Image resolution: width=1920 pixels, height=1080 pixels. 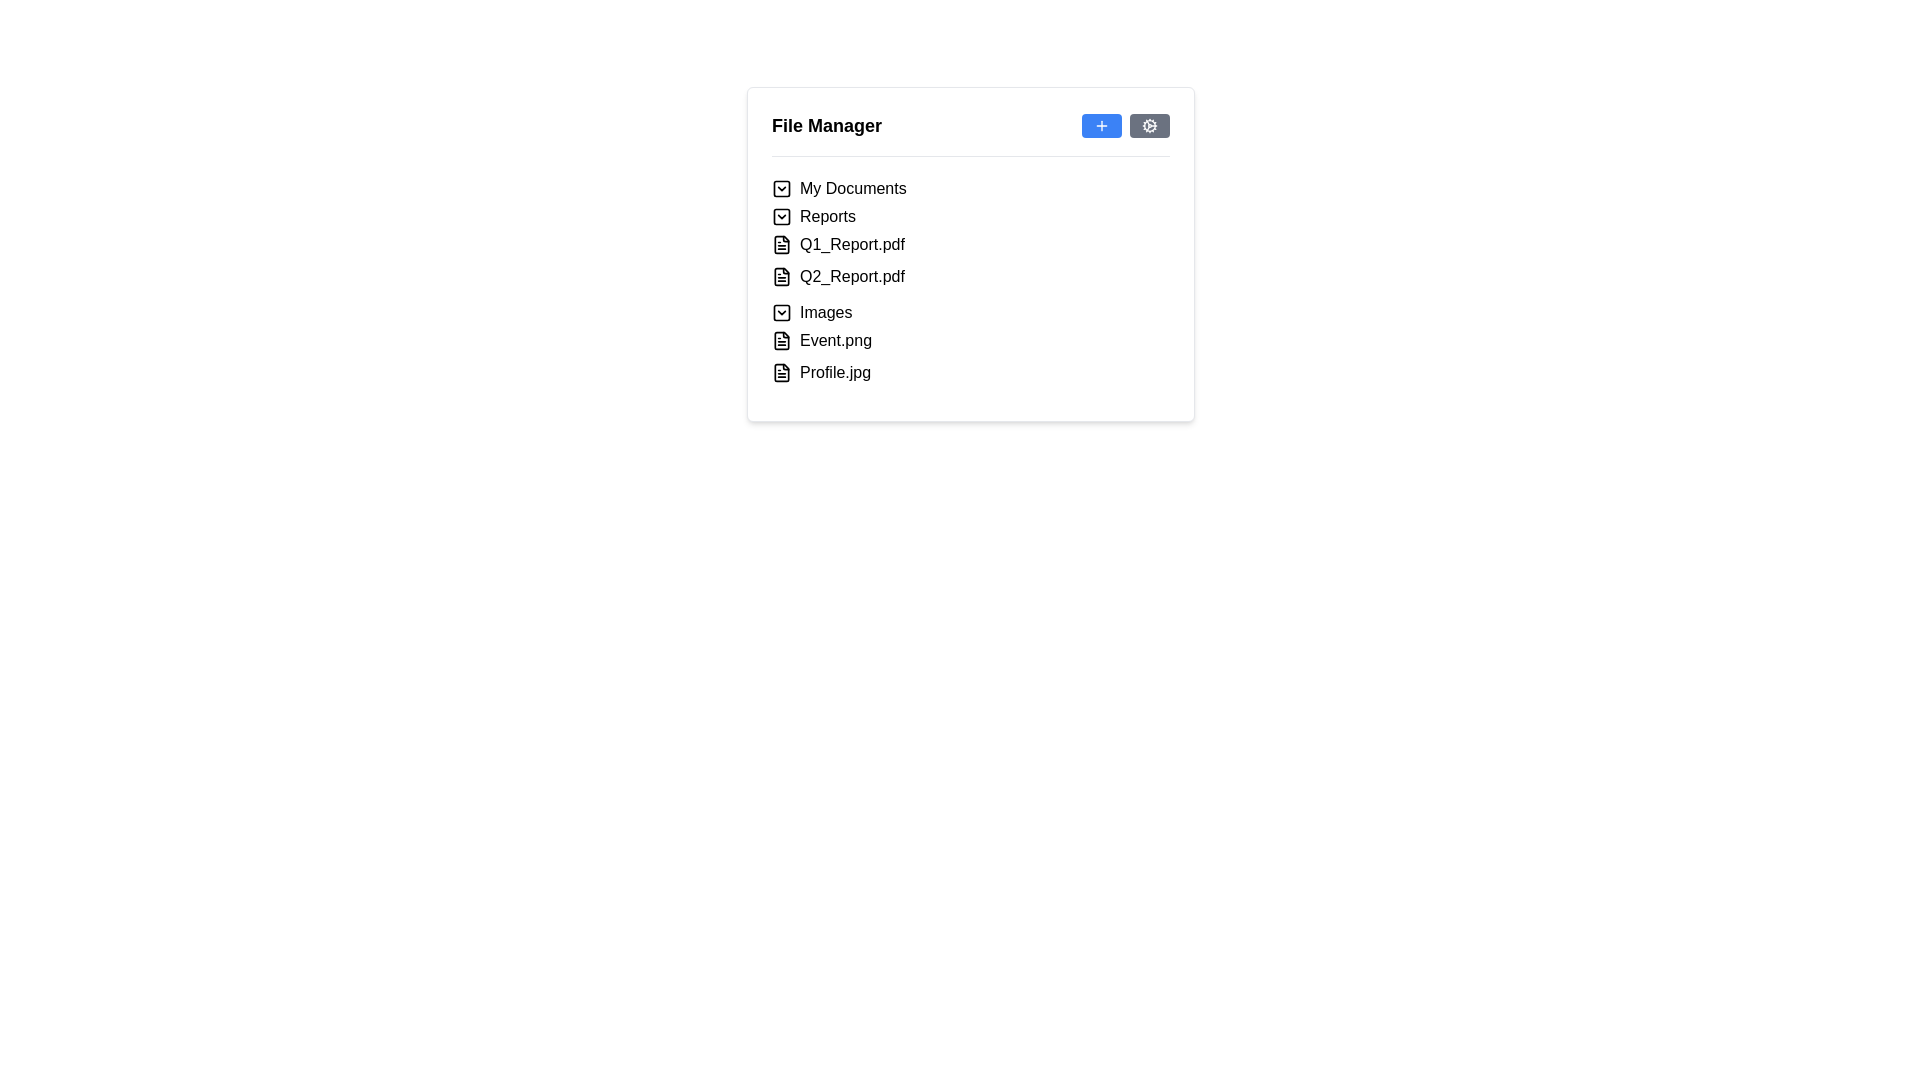 What do you see at coordinates (970, 277) in the screenshot?
I see `on the 'Q2_Report.pdf' file item in the vertical list` at bounding box center [970, 277].